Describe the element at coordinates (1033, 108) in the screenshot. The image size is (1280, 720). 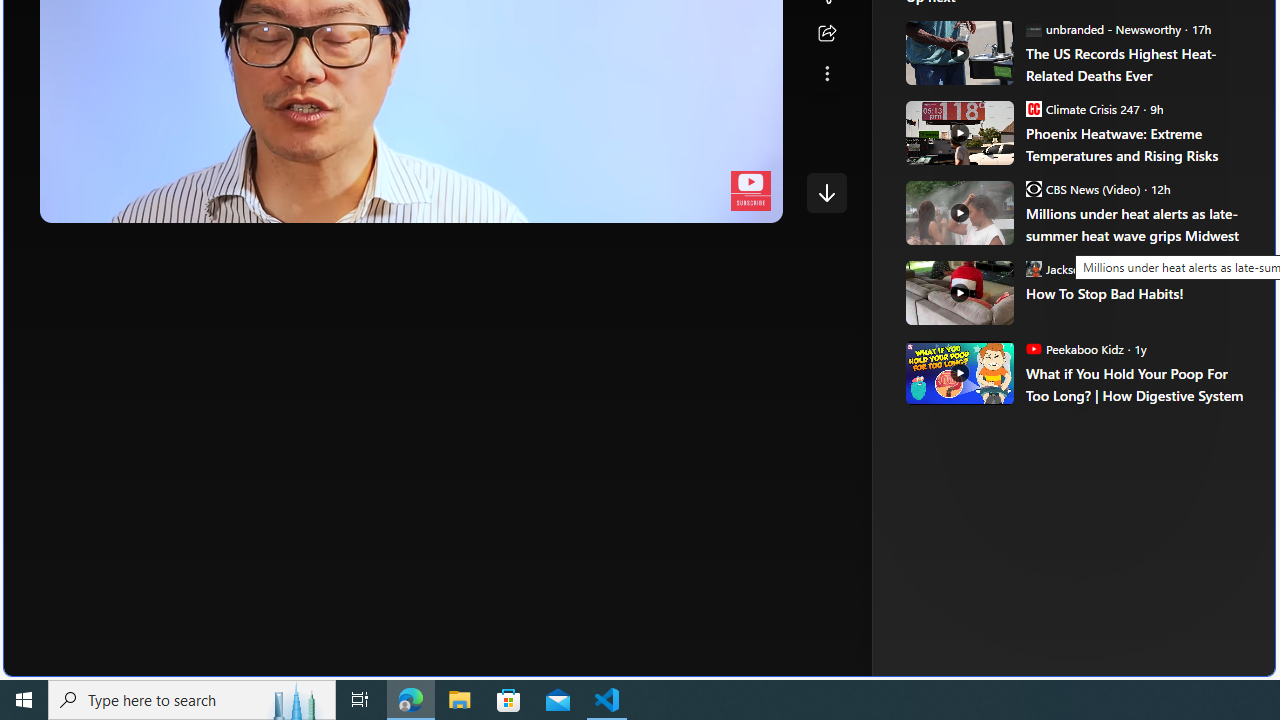
I see `'Climate Crisis 247'` at that location.